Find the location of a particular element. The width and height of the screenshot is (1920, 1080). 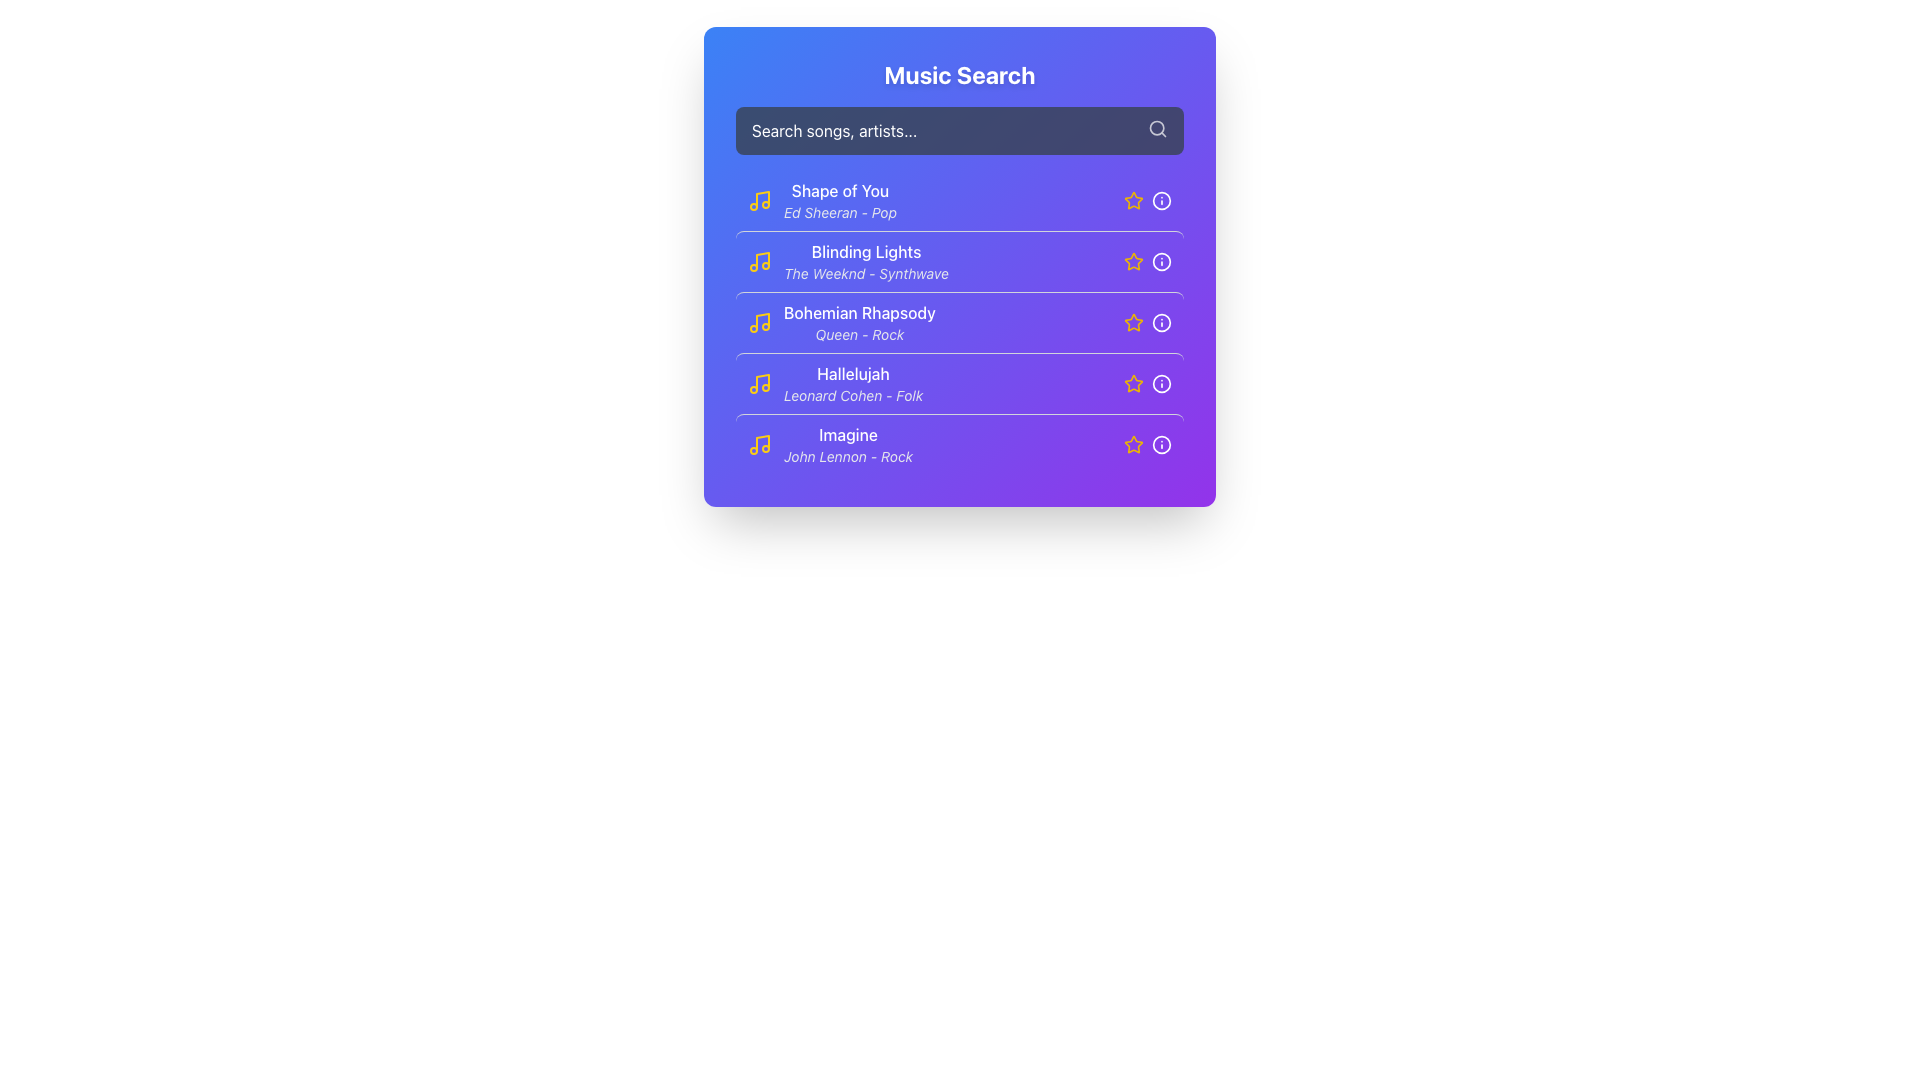

the circular icon located at the center of the search icon in the top-right corner of the search bar is located at coordinates (1157, 128).